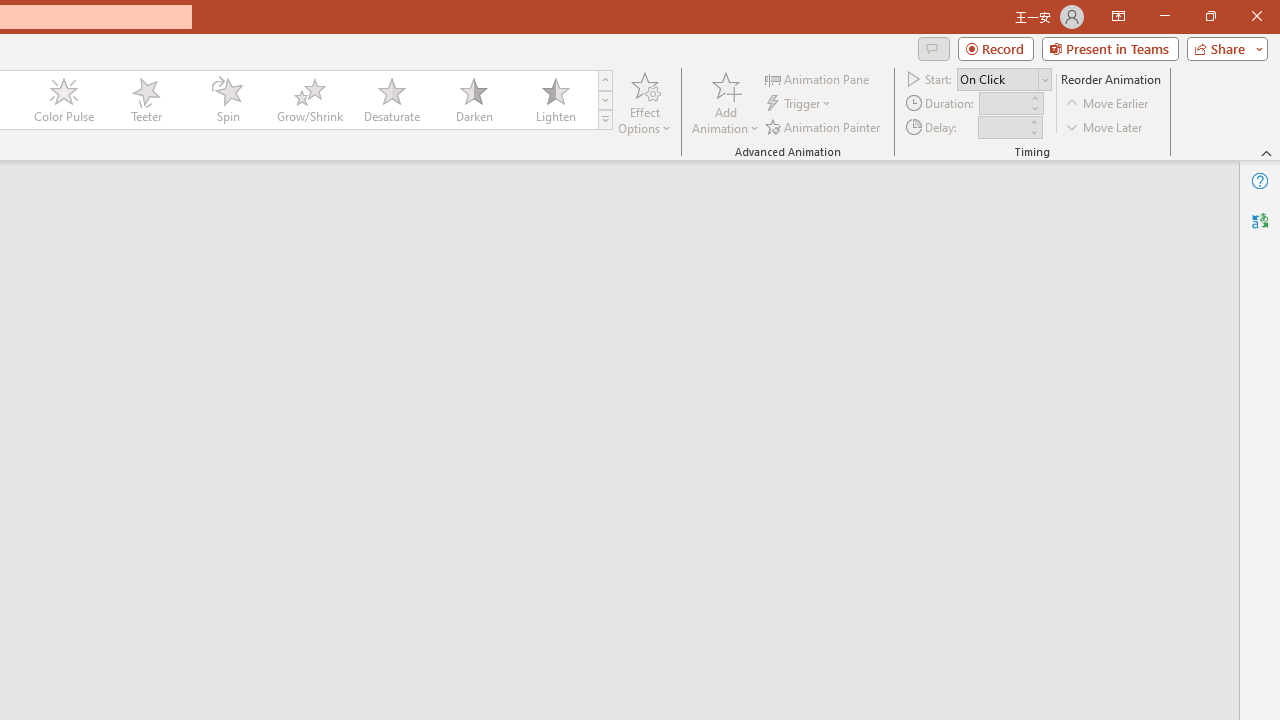  What do you see at coordinates (1002, 127) in the screenshot?
I see `'Animation Delay'` at bounding box center [1002, 127].